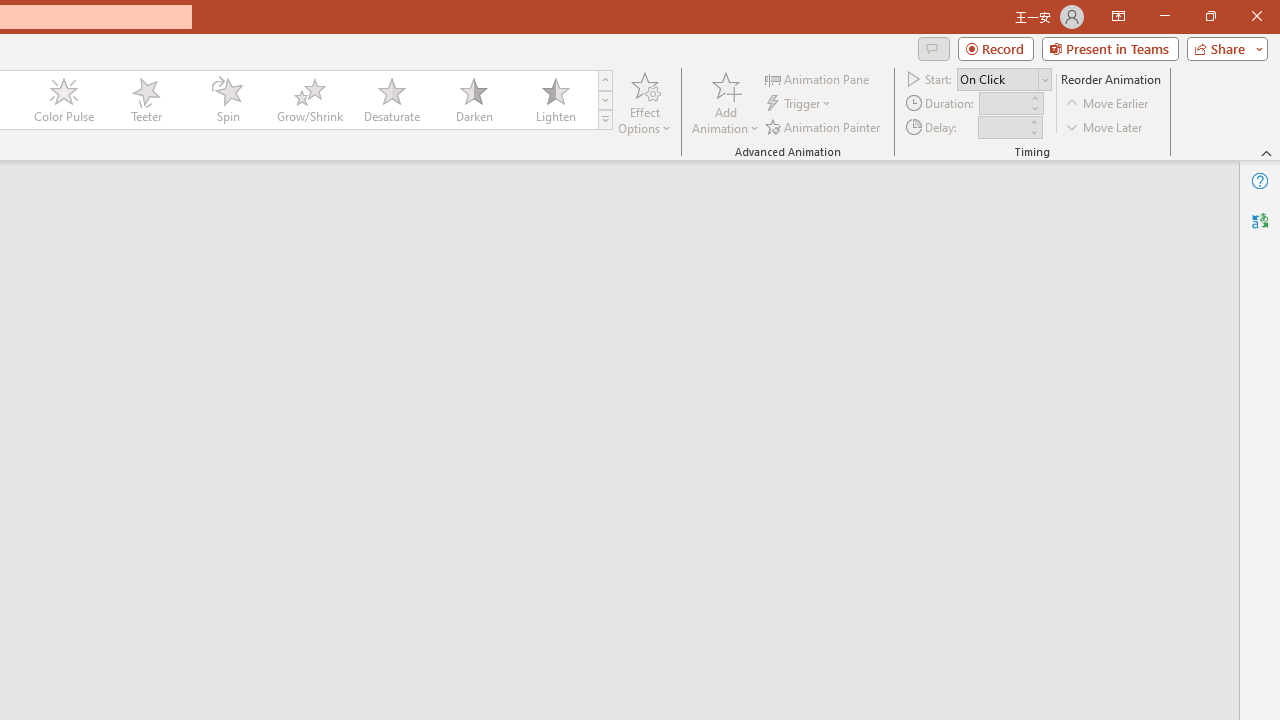  What do you see at coordinates (1002, 127) in the screenshot?
I see `'Animation Delay'` at bounding box center [1002, 127].